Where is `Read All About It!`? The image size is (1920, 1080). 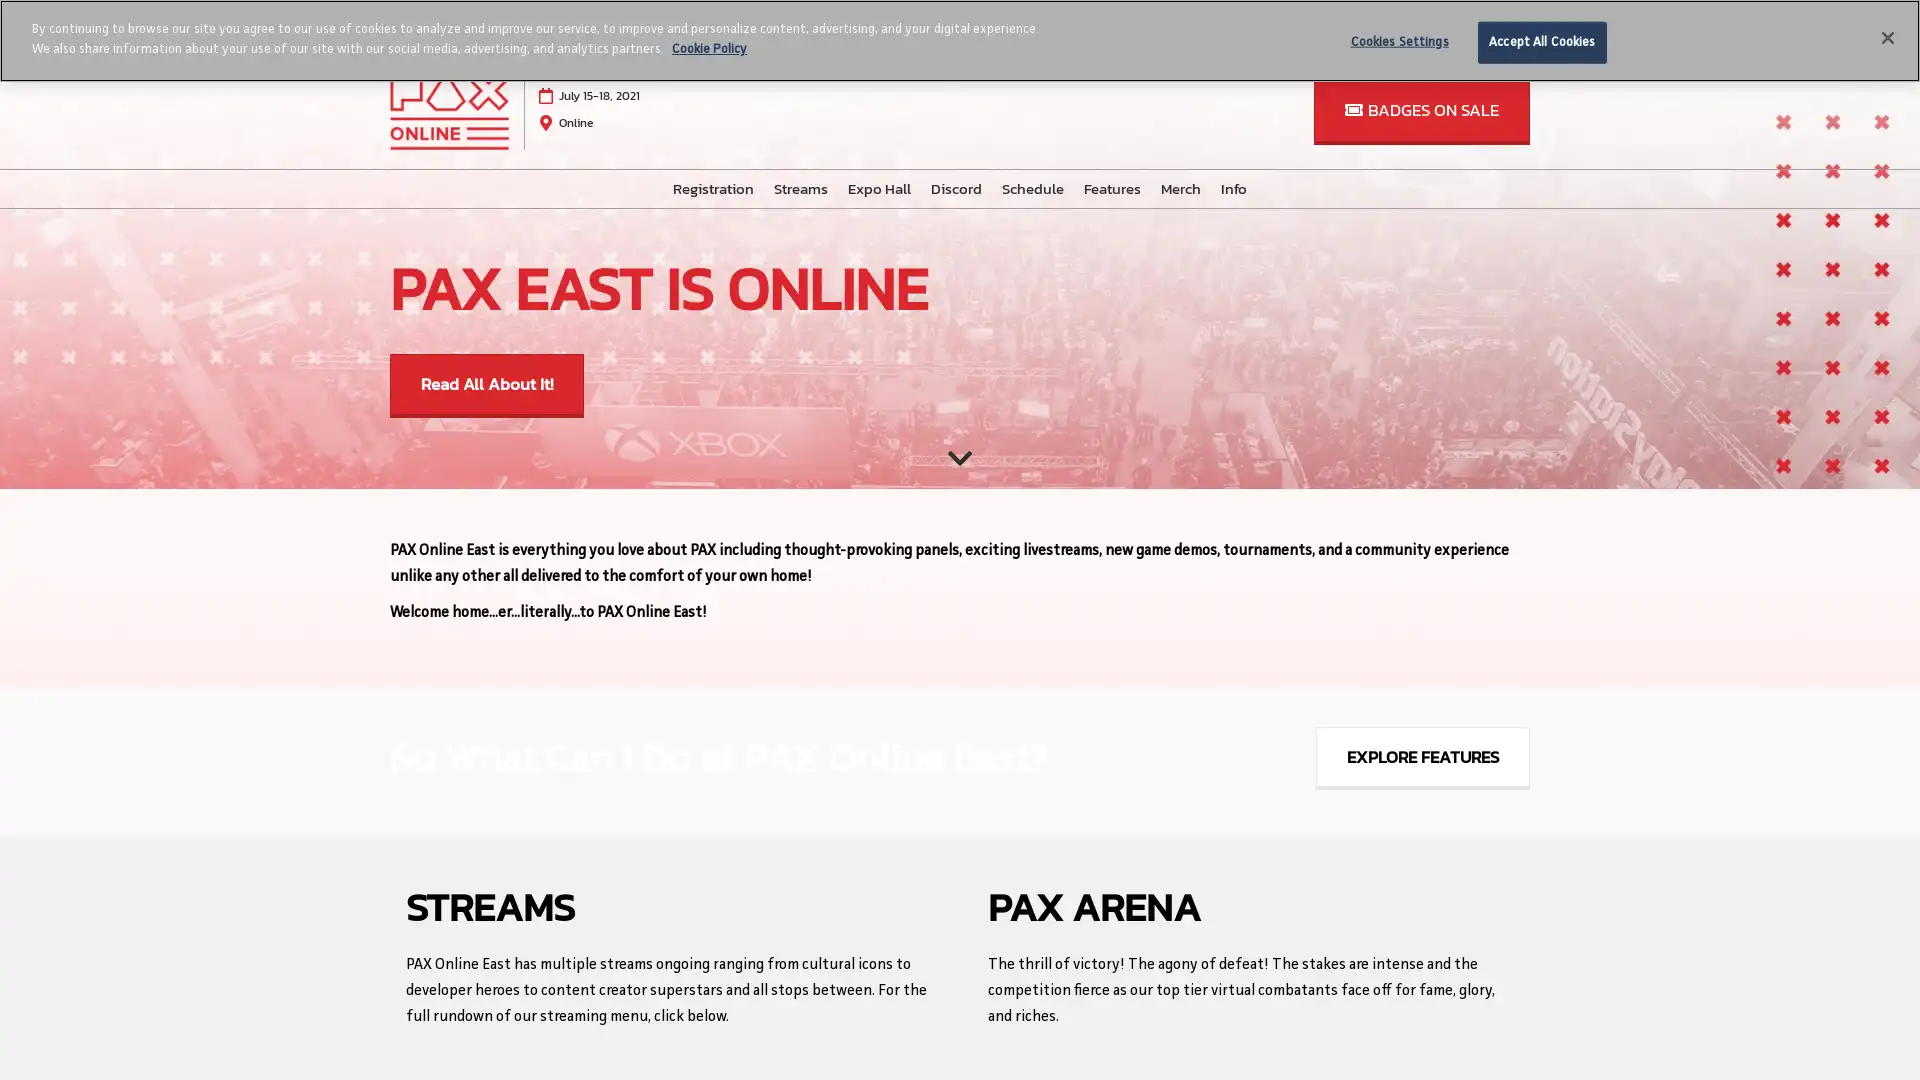
Read All About It! is located at coordinates (486, 385).